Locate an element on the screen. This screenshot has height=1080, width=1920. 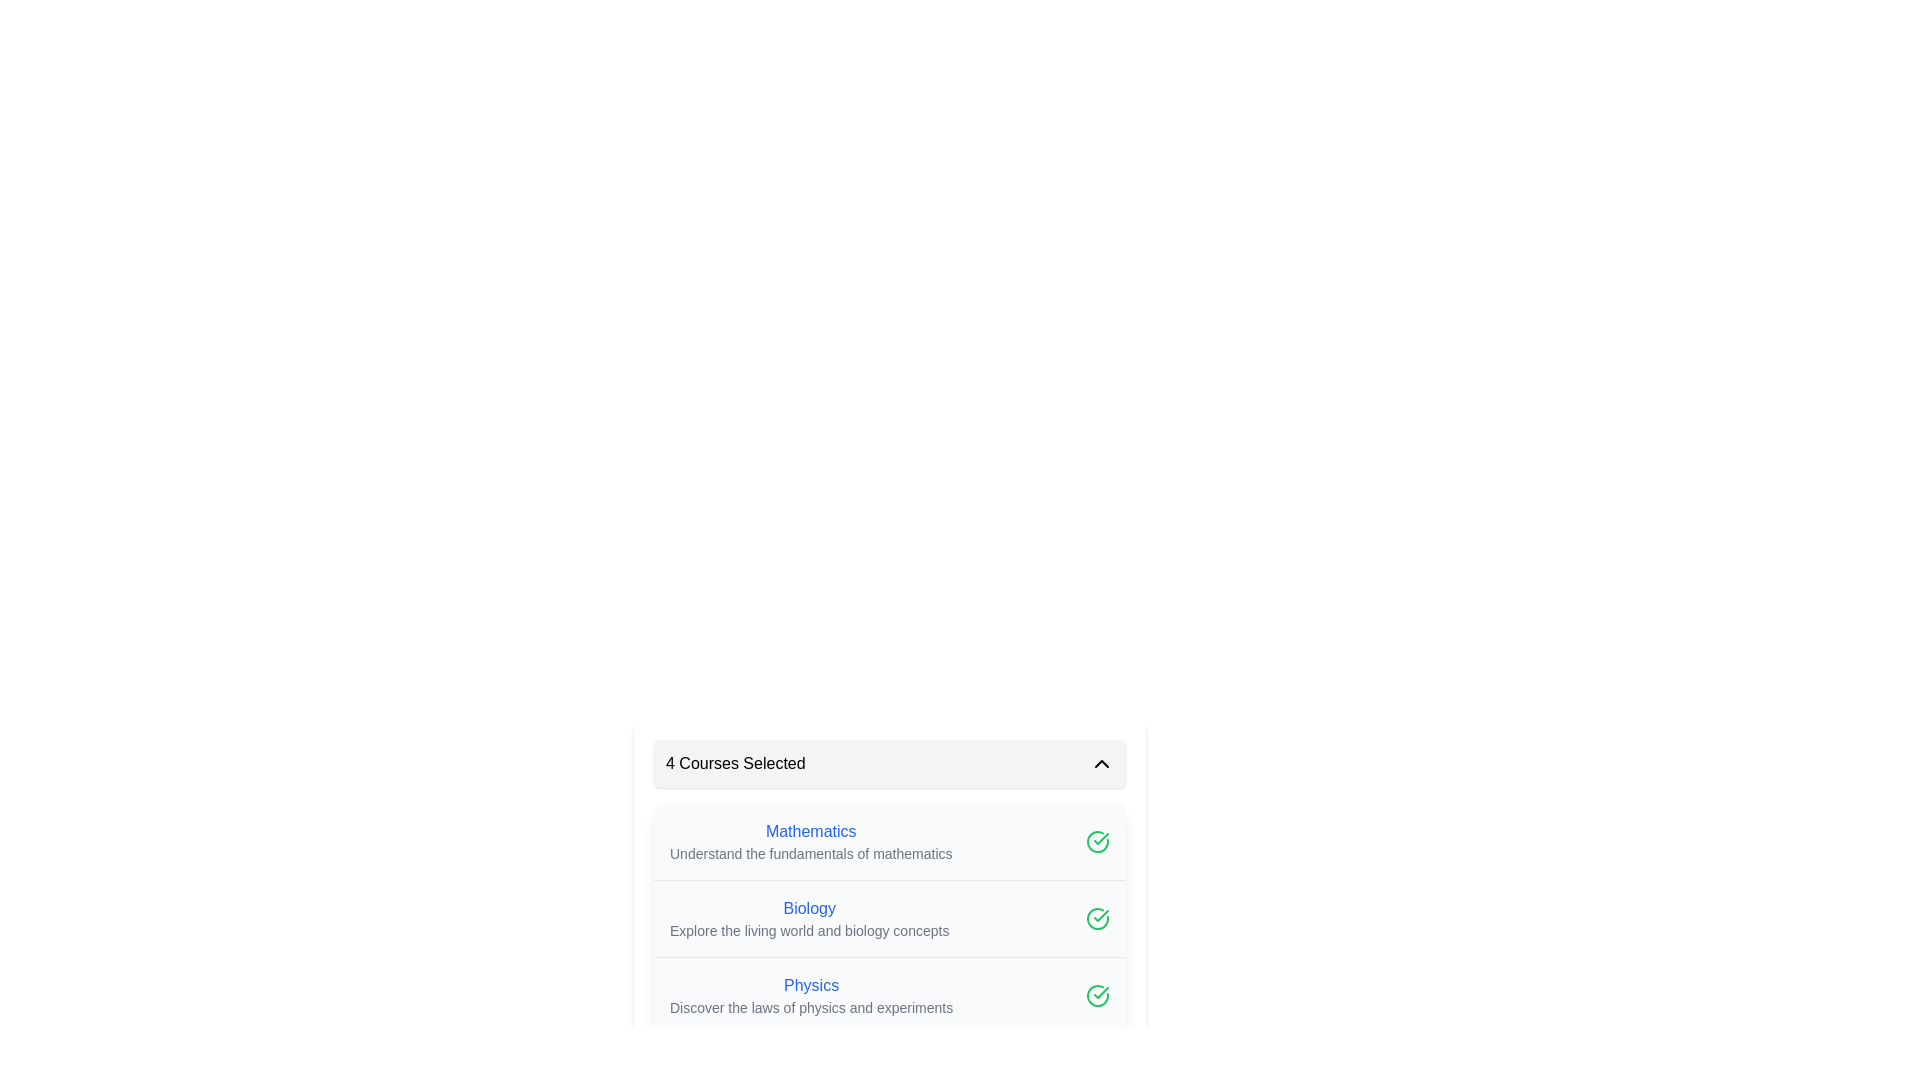
the 'Biology' text element, which is styled in blue and bold font, located in the second row of the list, above the 'Physics' entry is located at coordinates (809, 909).